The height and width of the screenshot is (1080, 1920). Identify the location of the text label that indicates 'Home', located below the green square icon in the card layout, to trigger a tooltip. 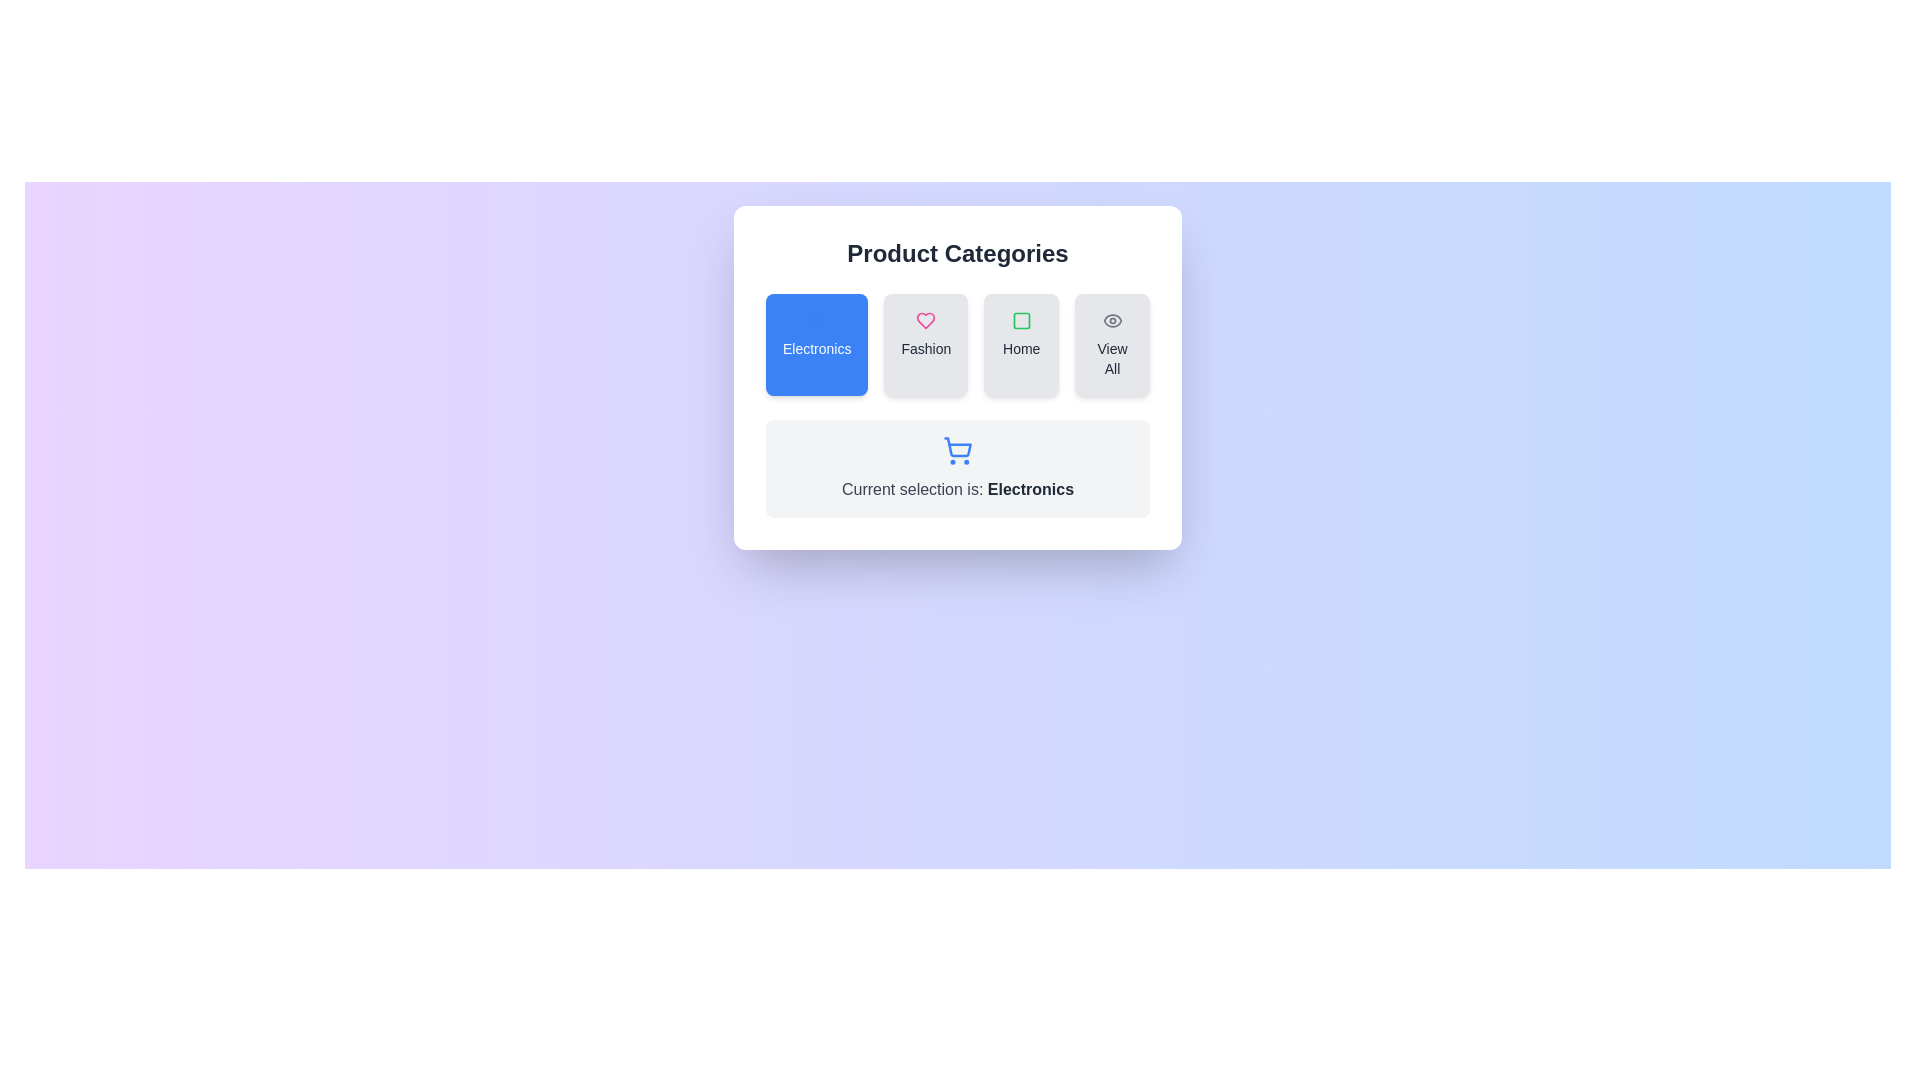
(1021, 347).